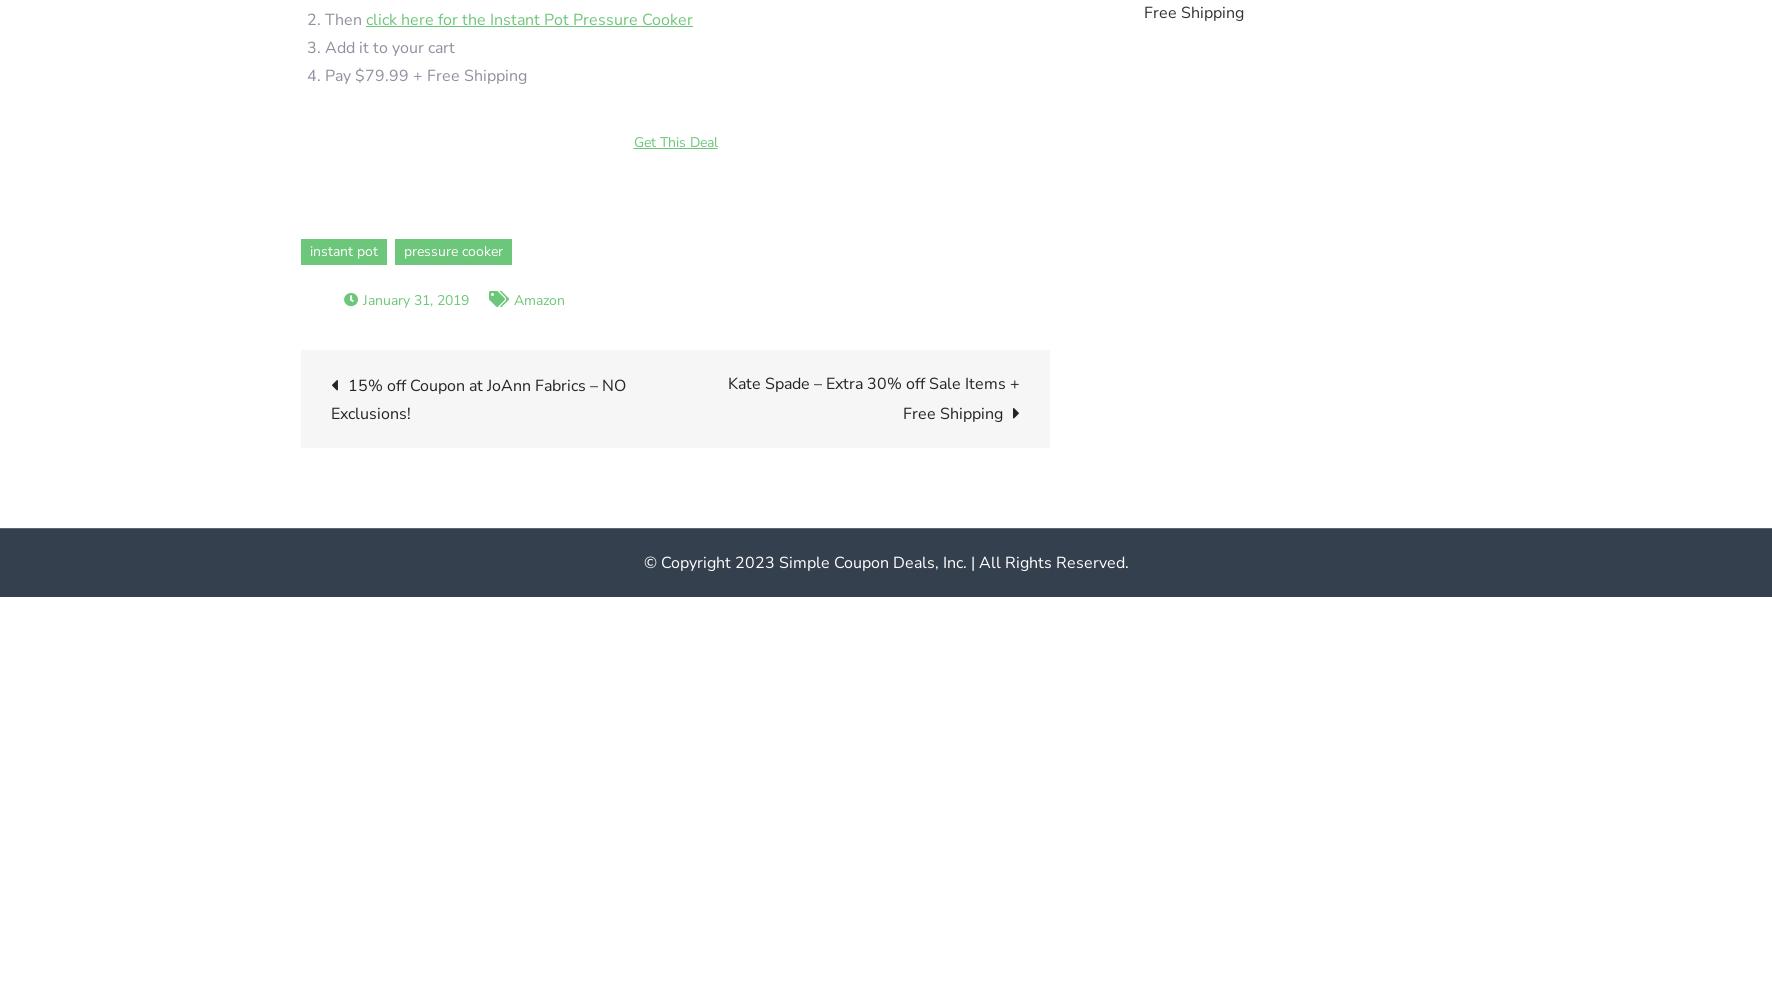  What do you see at coordinates (416, 300) in the screenshot?
I see `'January 31, 2019'` at bounding box center [416, 300].